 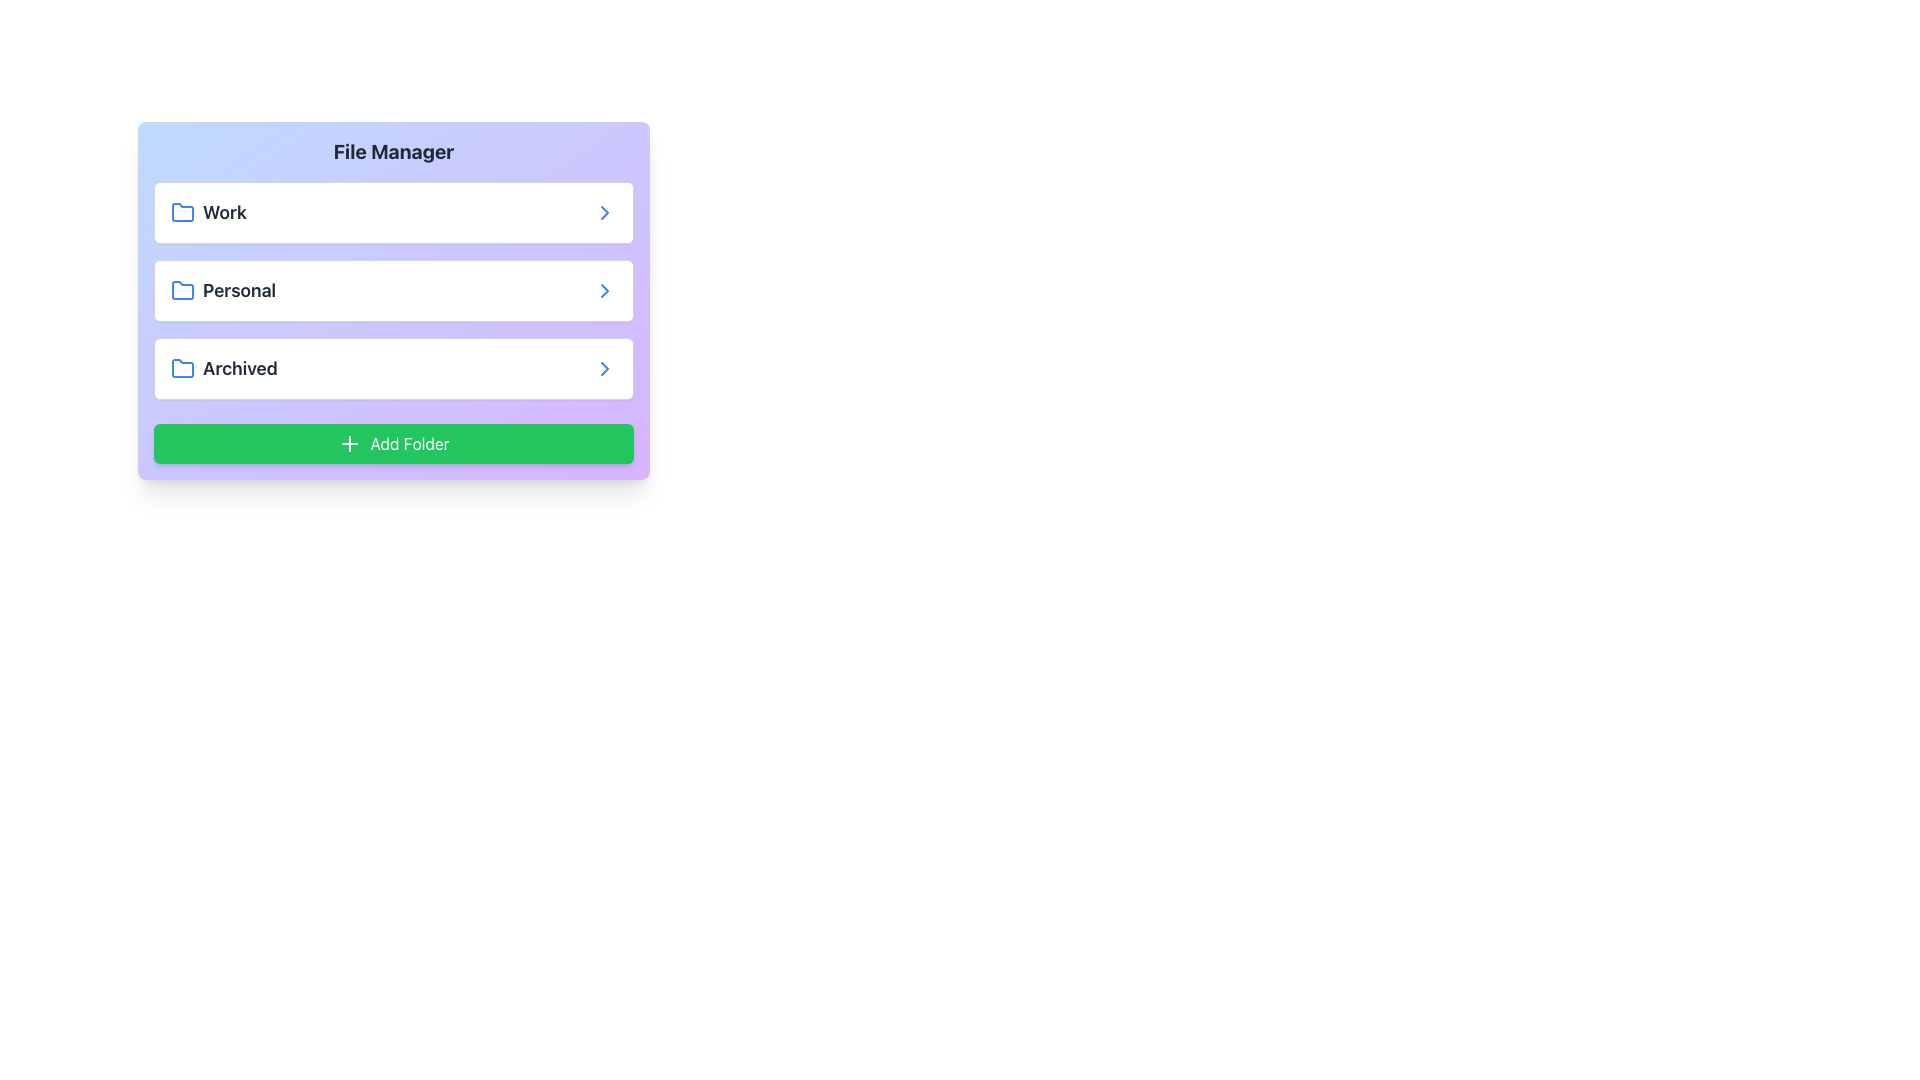 I want to click on the folder icon representing the 'Personal' category in the 'File Manager' interface, located at the beginning of the second list item, so click(x=182, y=290).